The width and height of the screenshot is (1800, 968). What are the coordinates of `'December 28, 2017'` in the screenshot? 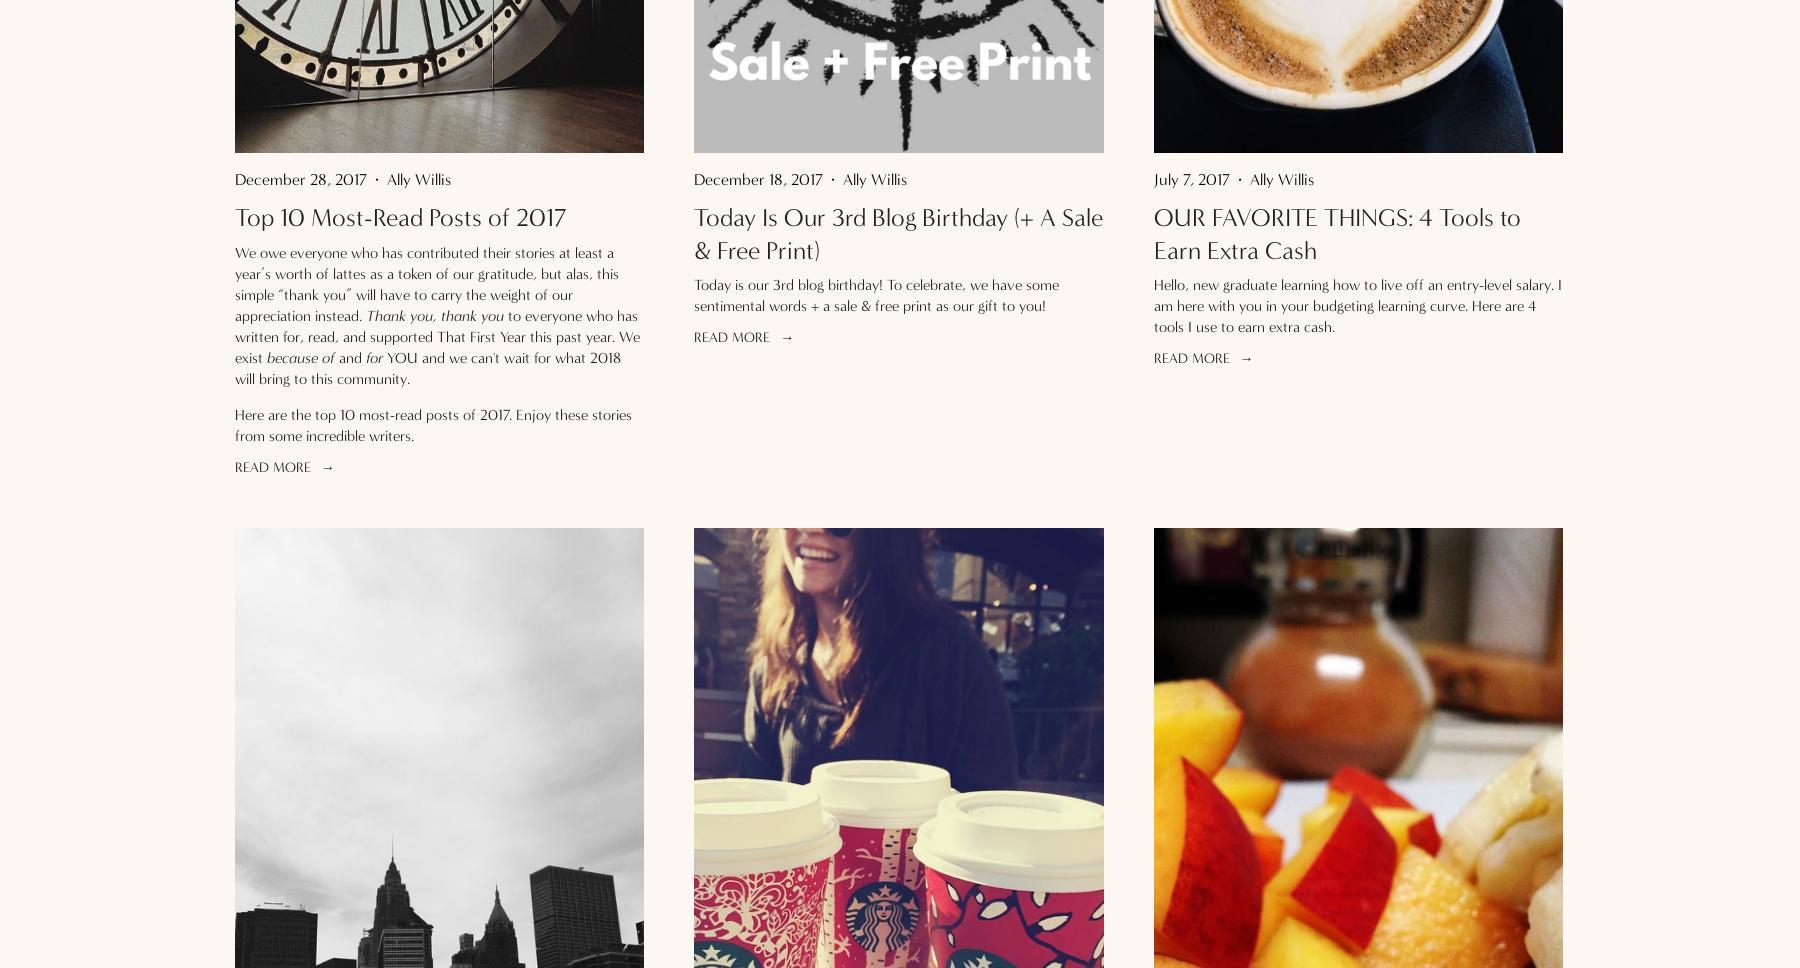 It's located at (299, 178).